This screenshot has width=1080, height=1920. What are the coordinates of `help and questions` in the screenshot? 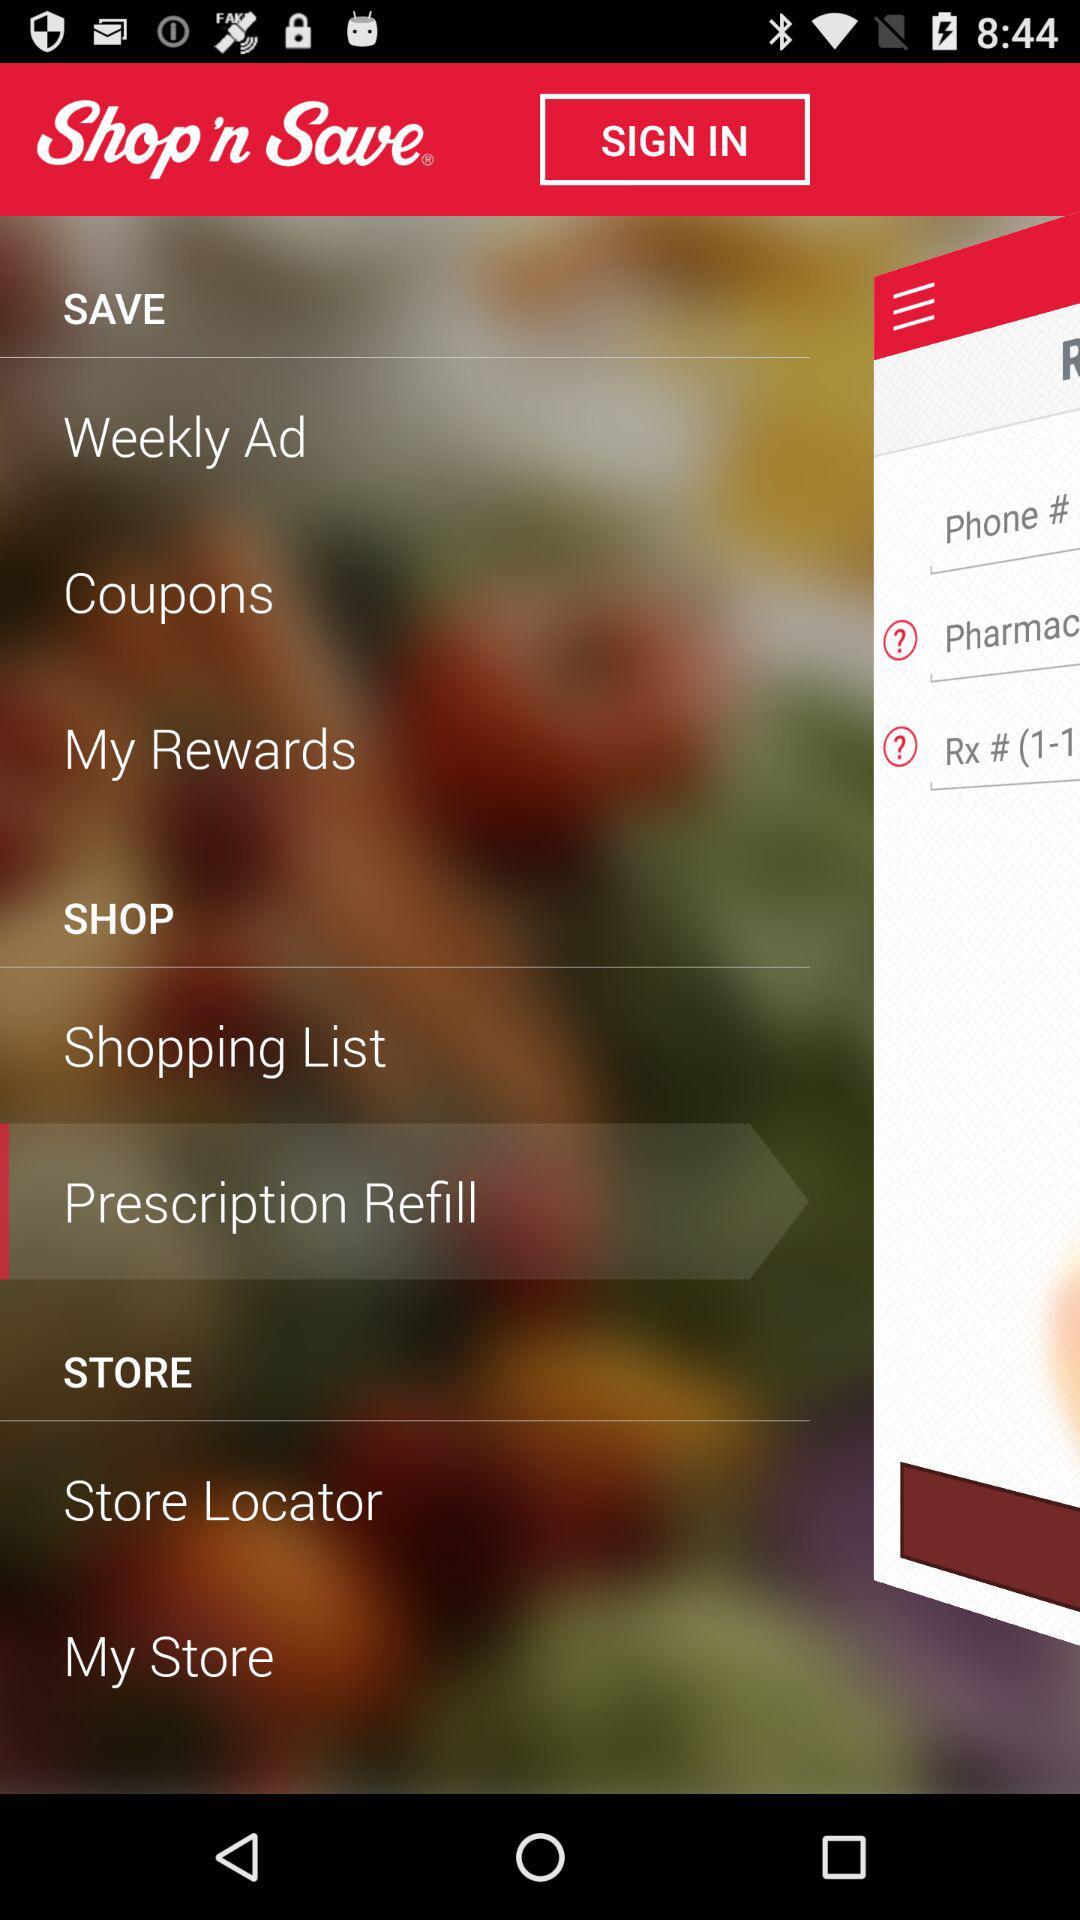 It's located at (900, 739).